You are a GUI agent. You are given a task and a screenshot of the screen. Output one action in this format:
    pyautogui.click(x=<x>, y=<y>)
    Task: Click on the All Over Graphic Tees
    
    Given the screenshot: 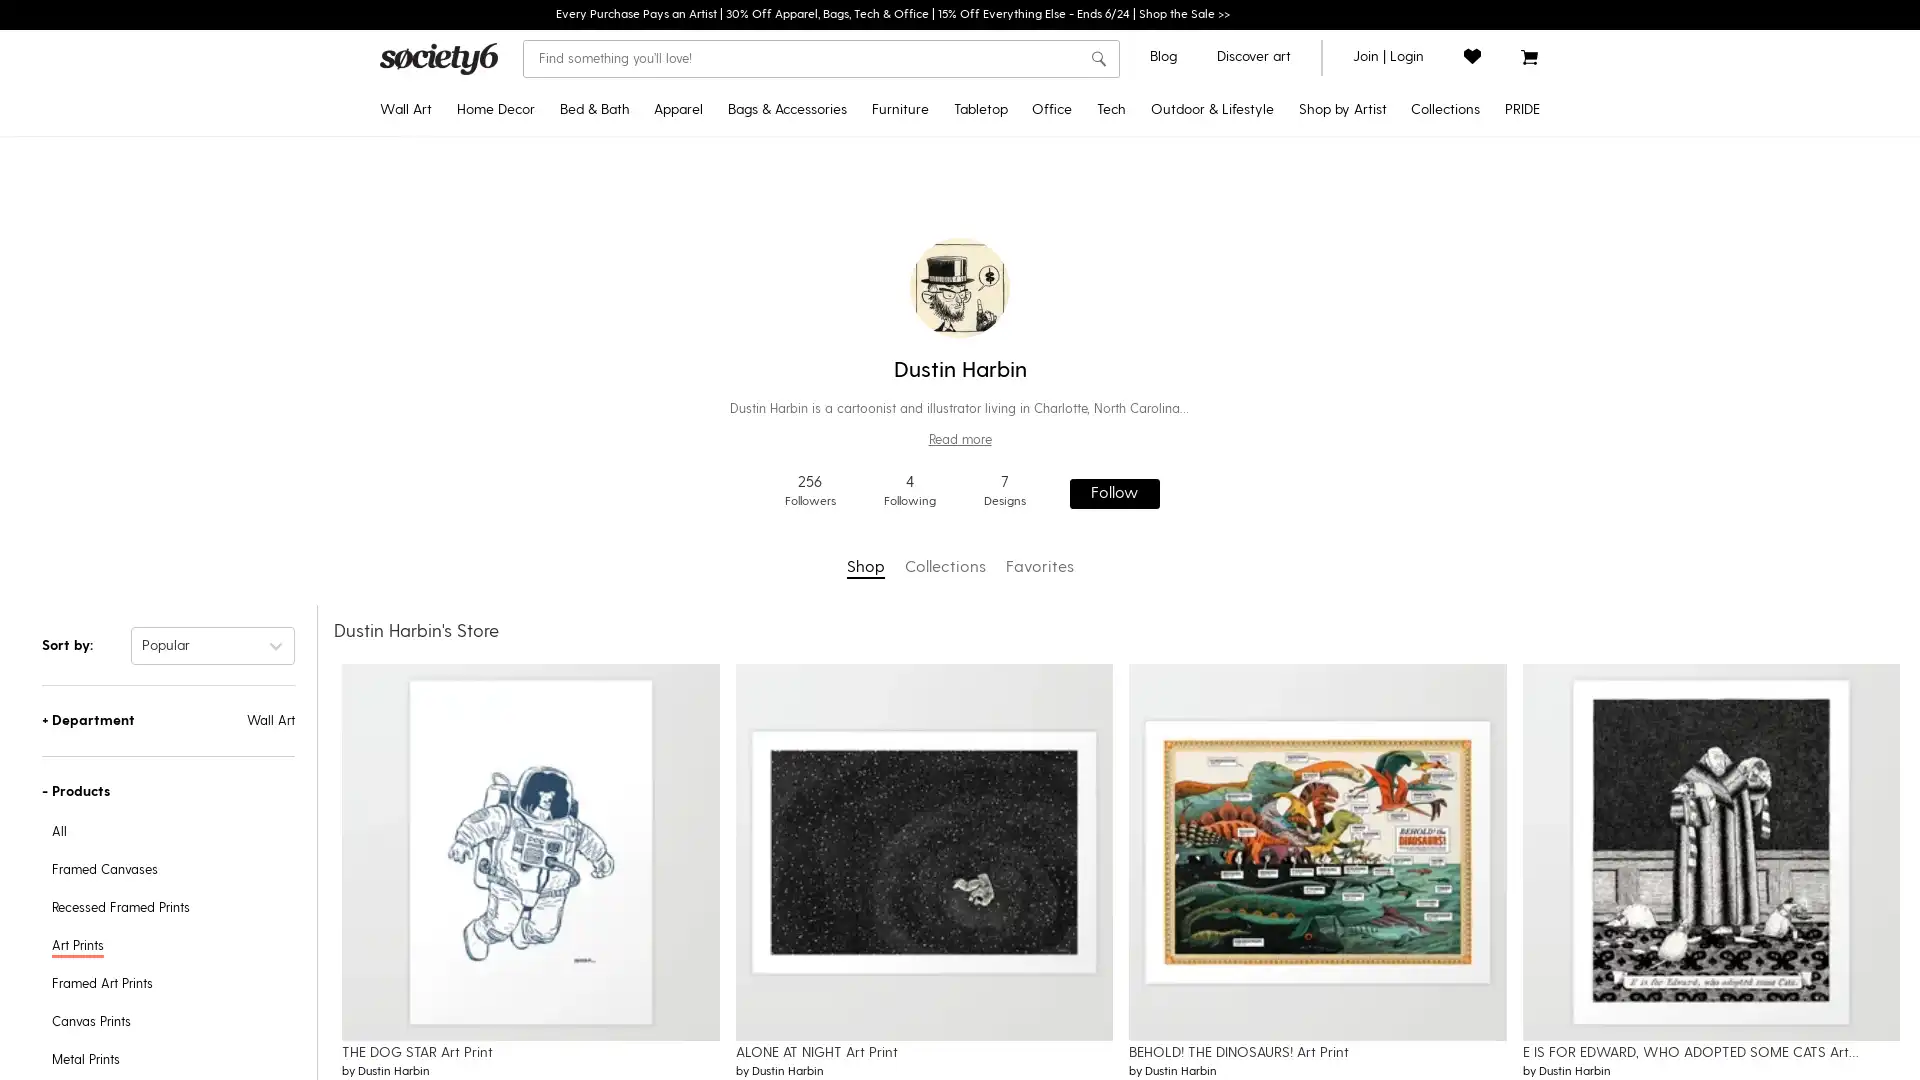 What is the action you would take?
    pyautogui.click(x=741, y=289)
    